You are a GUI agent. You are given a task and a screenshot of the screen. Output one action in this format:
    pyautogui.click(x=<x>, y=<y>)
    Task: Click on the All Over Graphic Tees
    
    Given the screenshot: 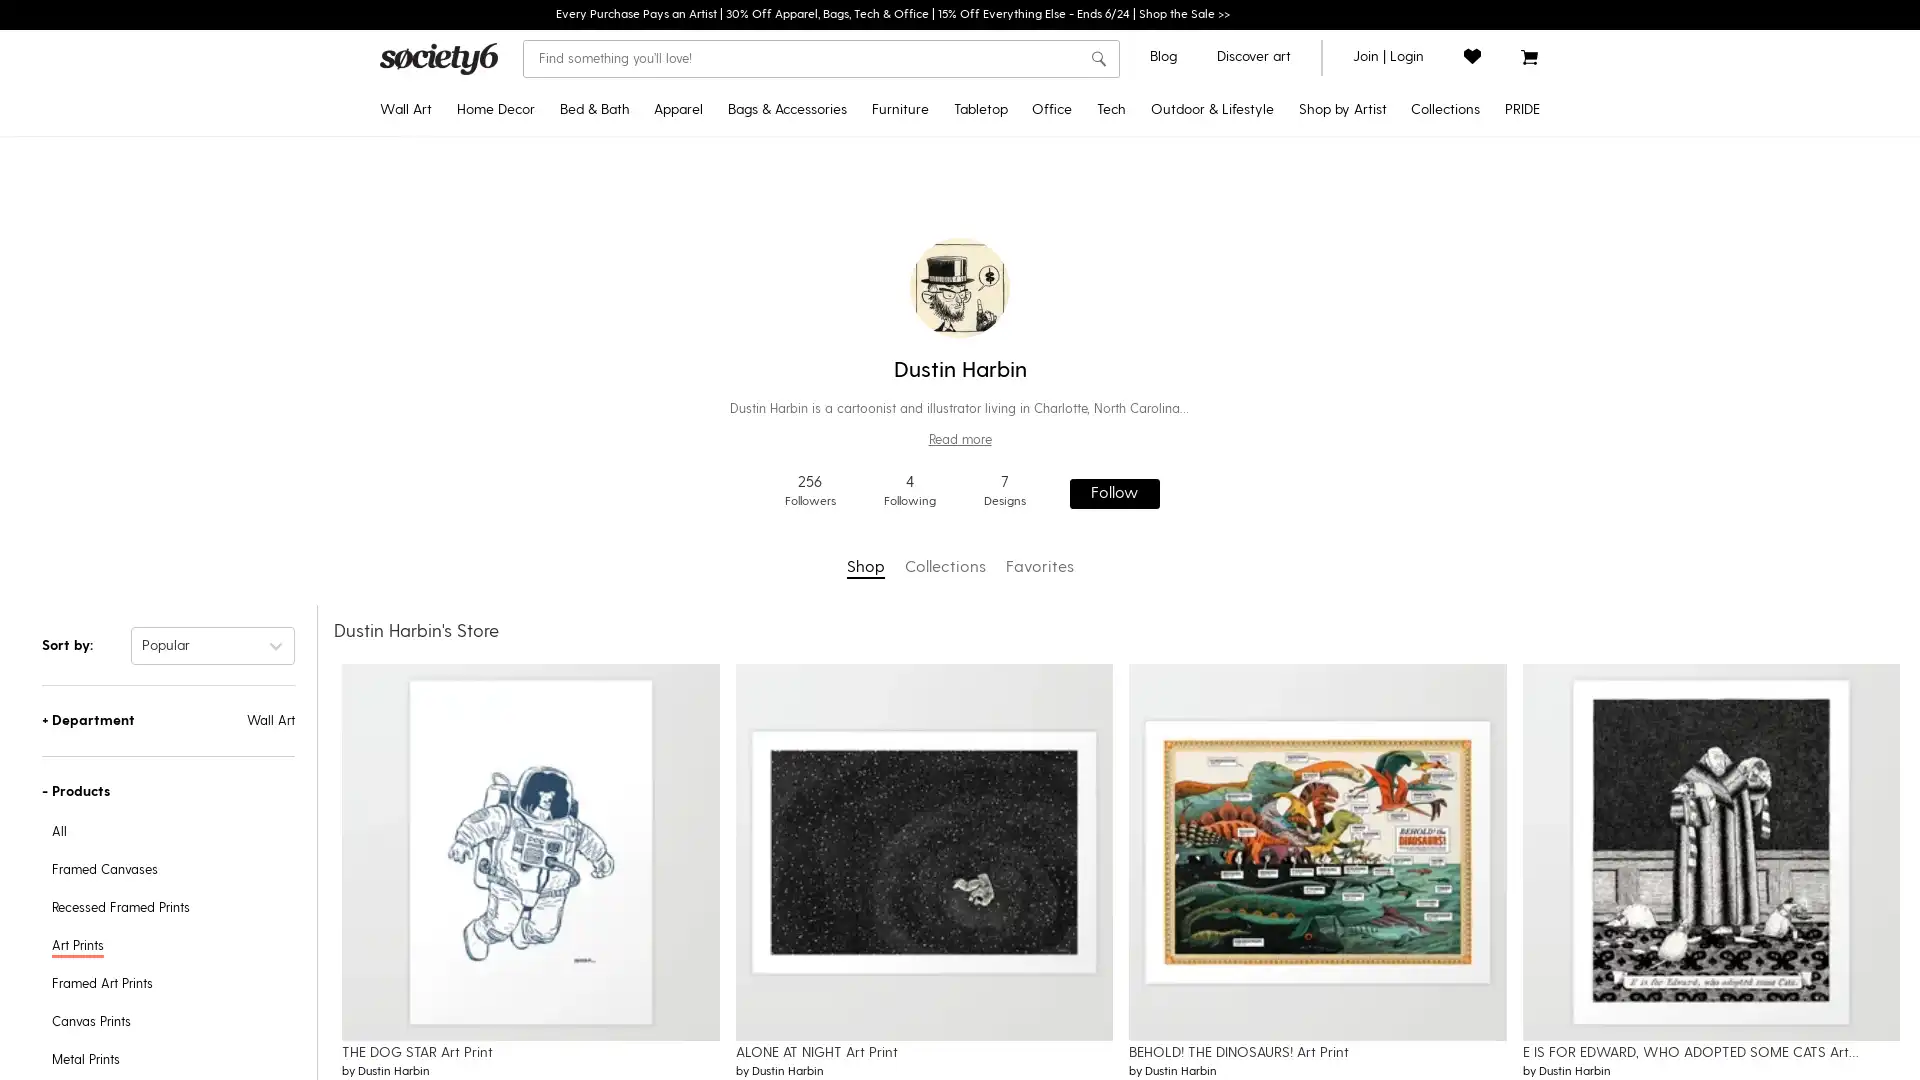 What is the action you would take?
    pyautogui.click(x=741, y=289)
    